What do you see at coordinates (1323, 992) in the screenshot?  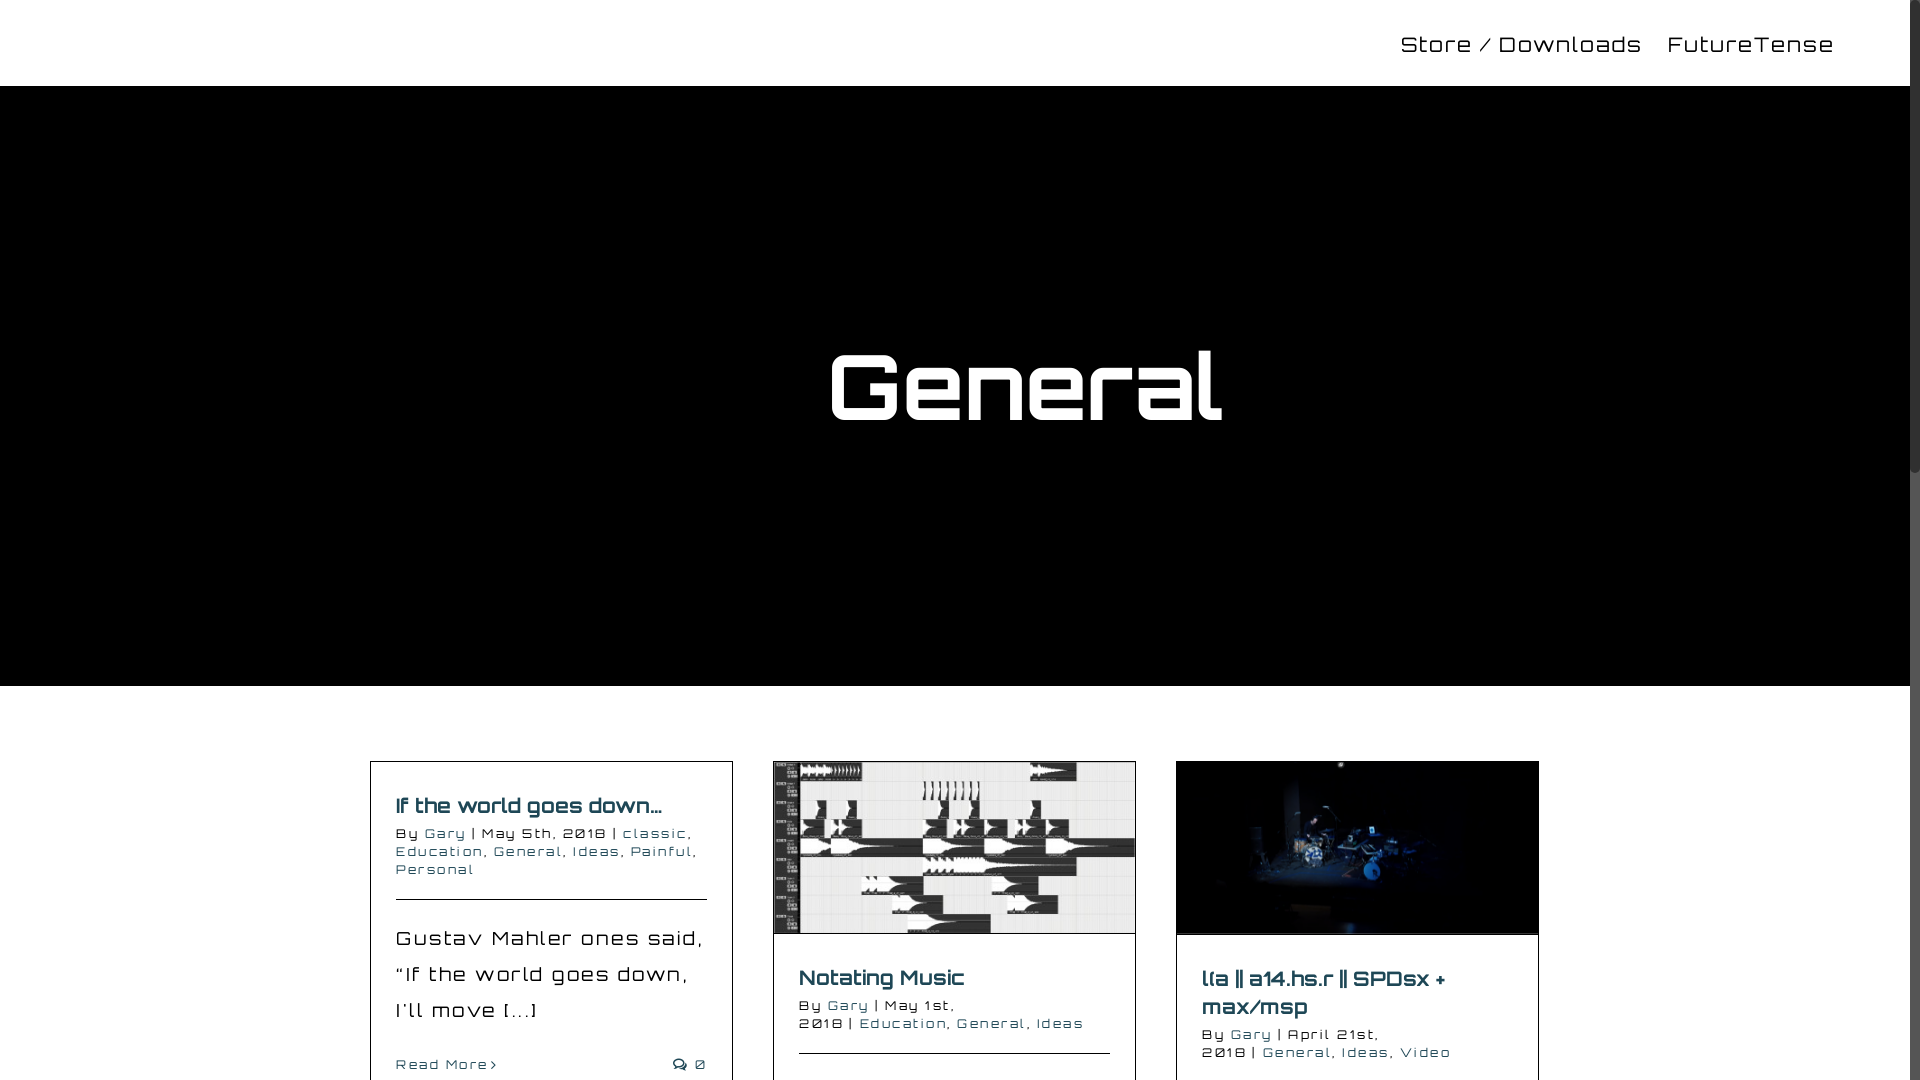 I see `'l(a || a14.hs.r || SPDsx + max/msp'` at bounding box center [1323, 992].